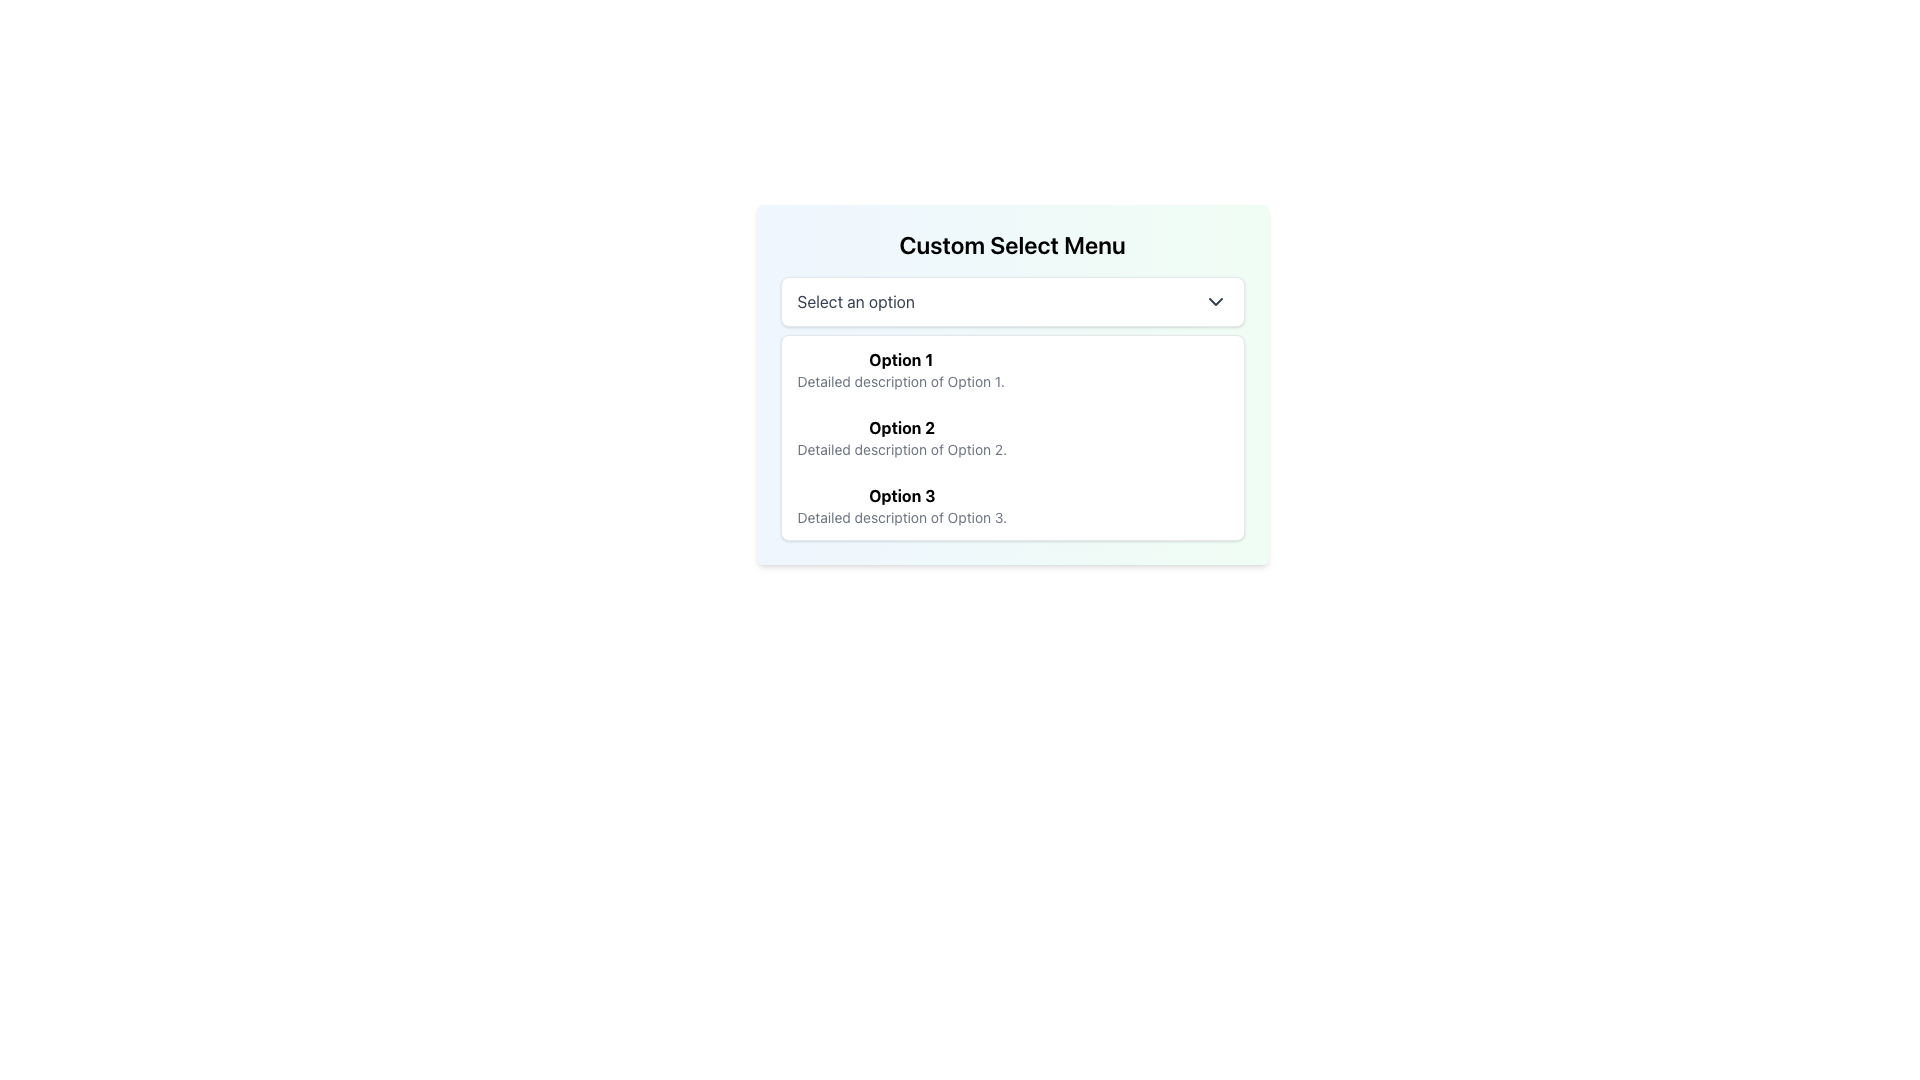 Image resolution: width=1920 pixels, height=1080 pixels. Describe the element at coordinates (1012, 370) in the screenshot. I see `the first option in the dropdown menu` at that location.